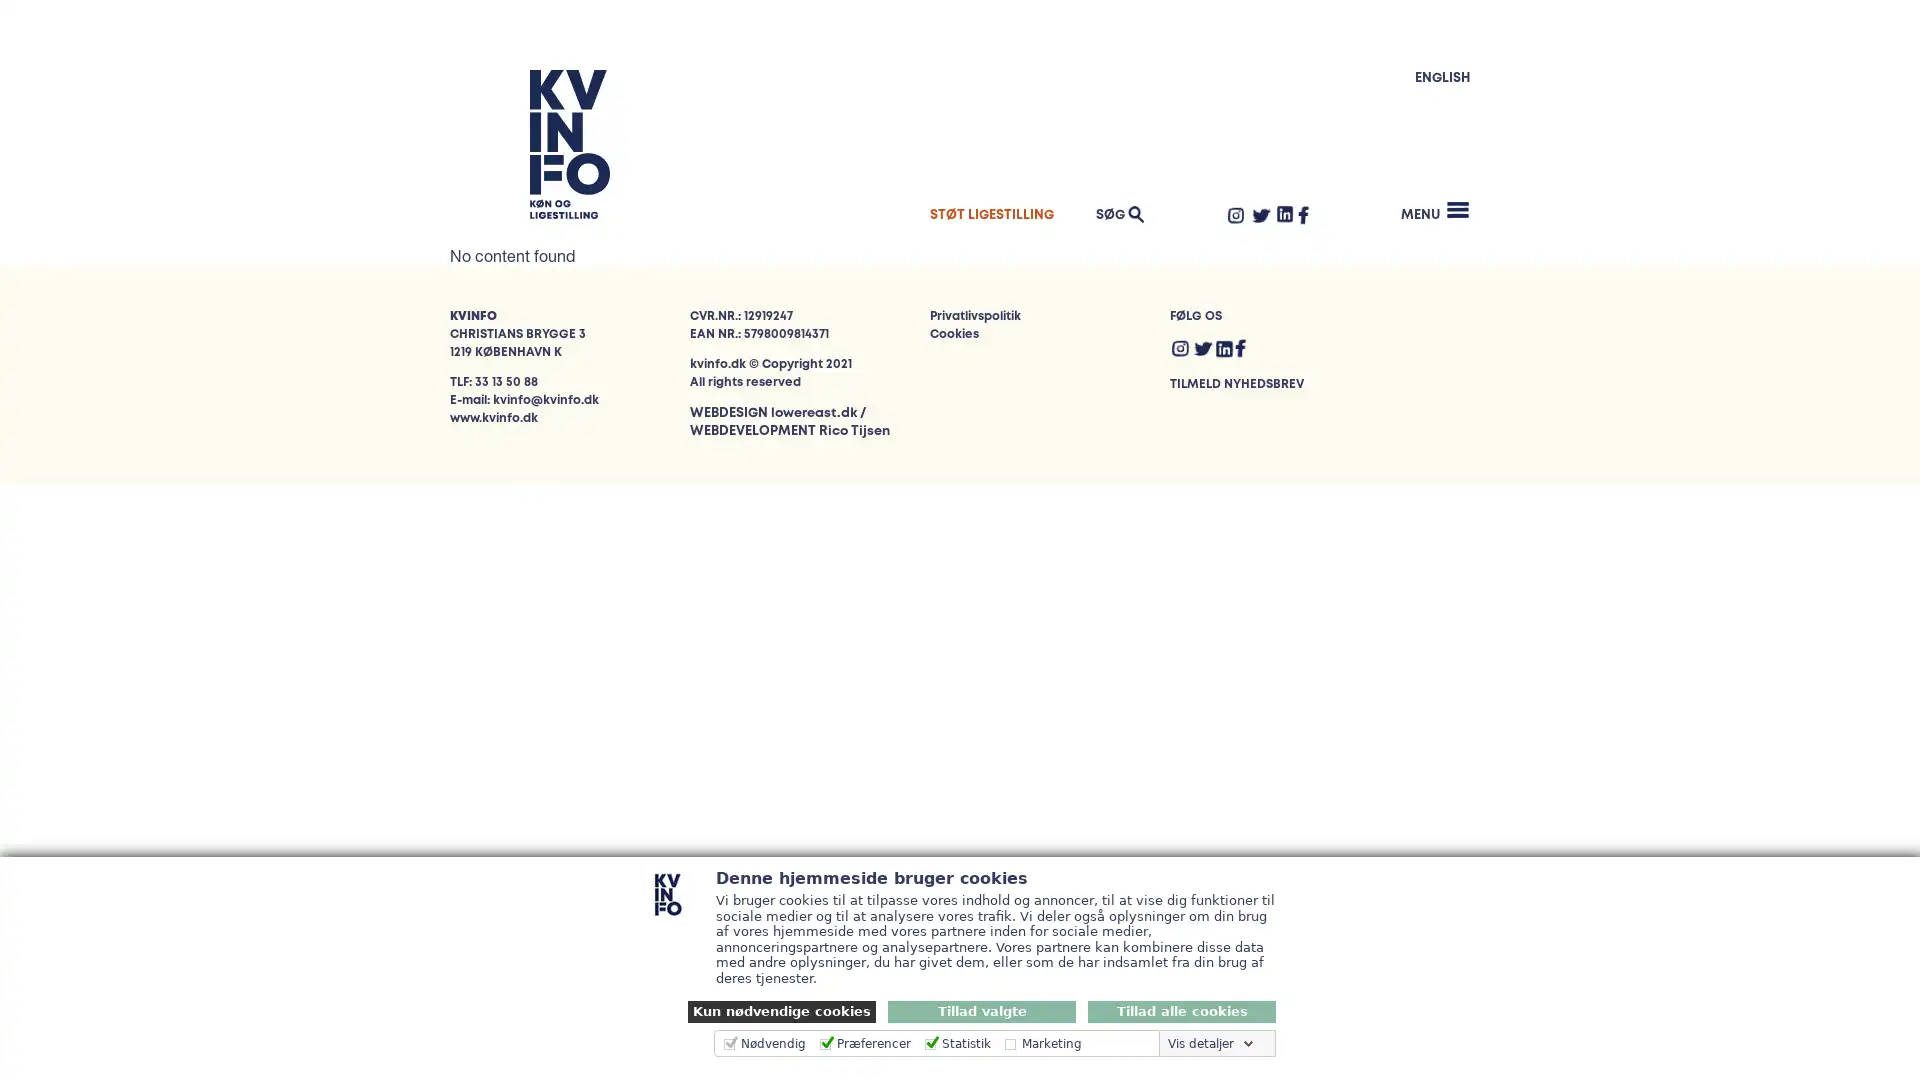 This screenshot has height=1080, width=1920. What do you see at coordinates (1428, 188) in the screenshot?
I see `Sg` at bounding box center [1428, 188].